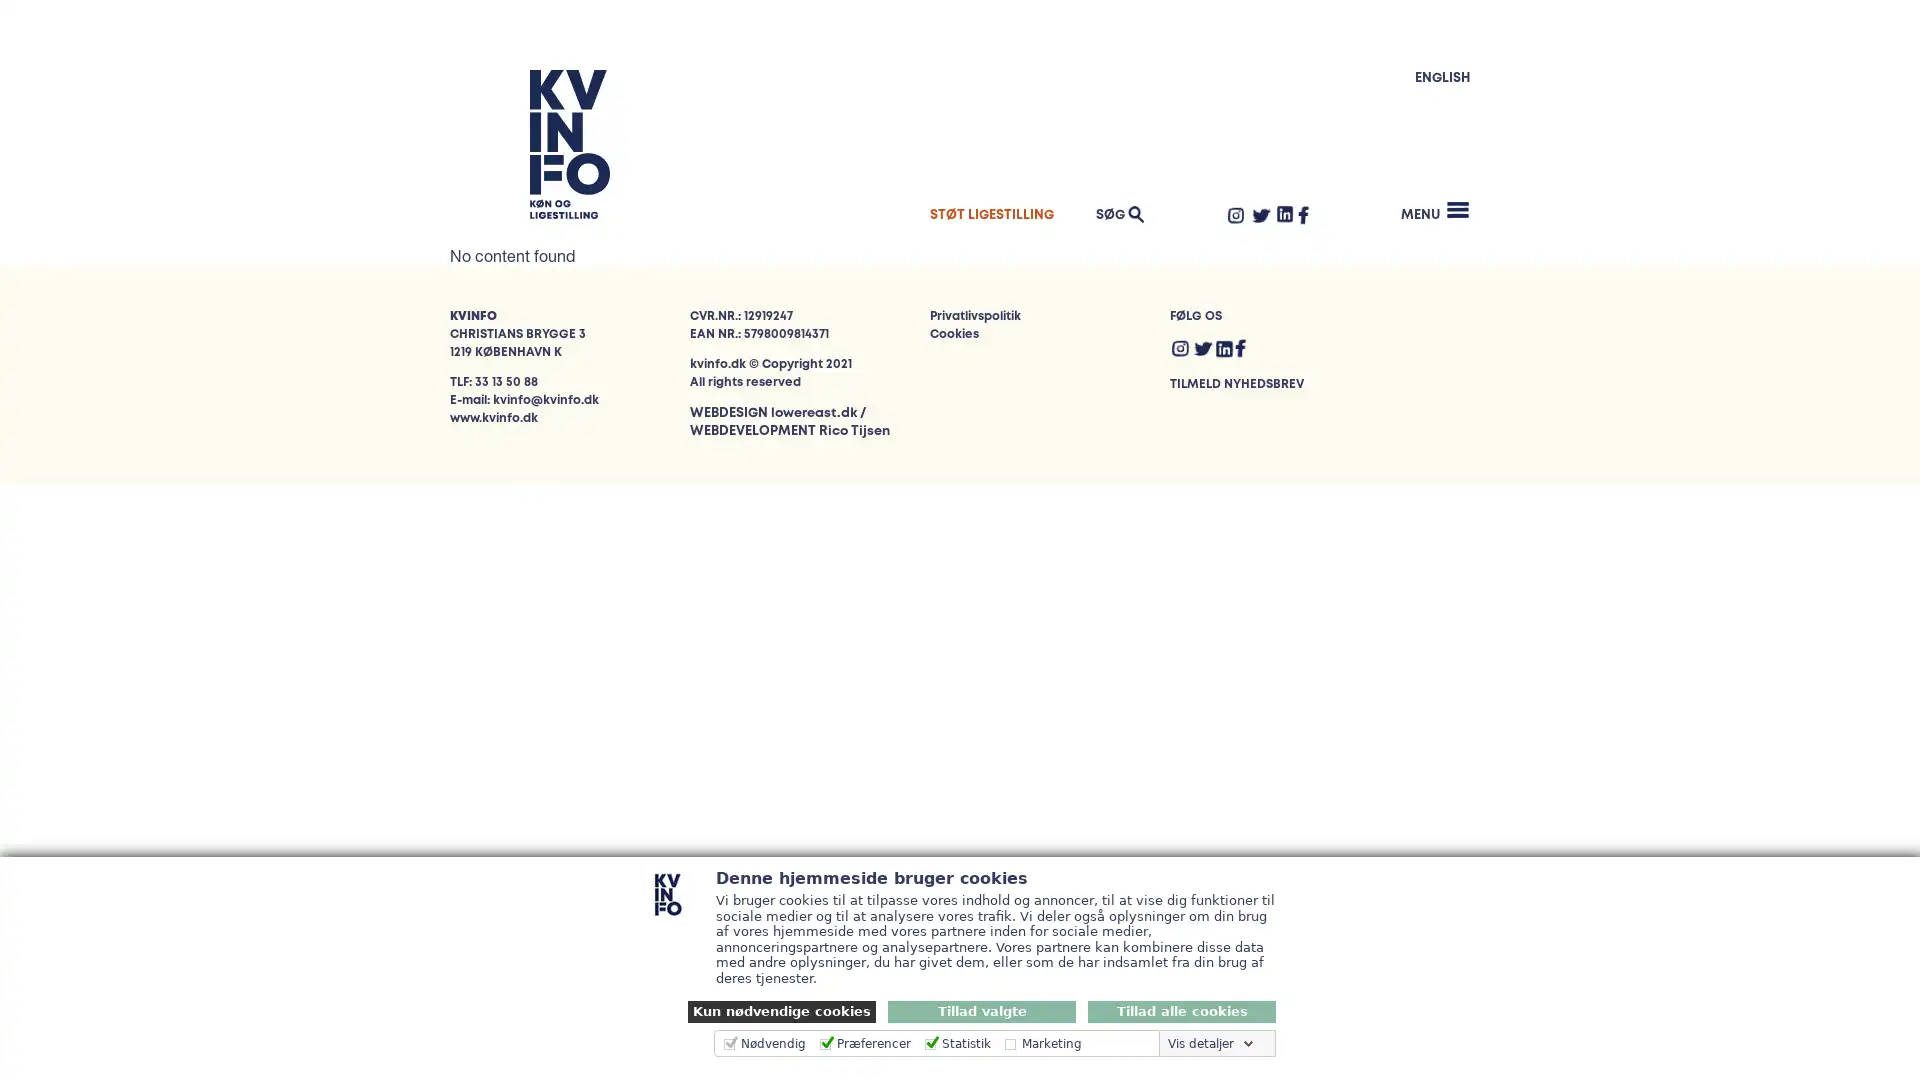 This screenshot has height=1080, width=1920. What do you see at coordinates (1428, 188) in the screenshot?
I see `Sg` at bounding box center [1428, 188].